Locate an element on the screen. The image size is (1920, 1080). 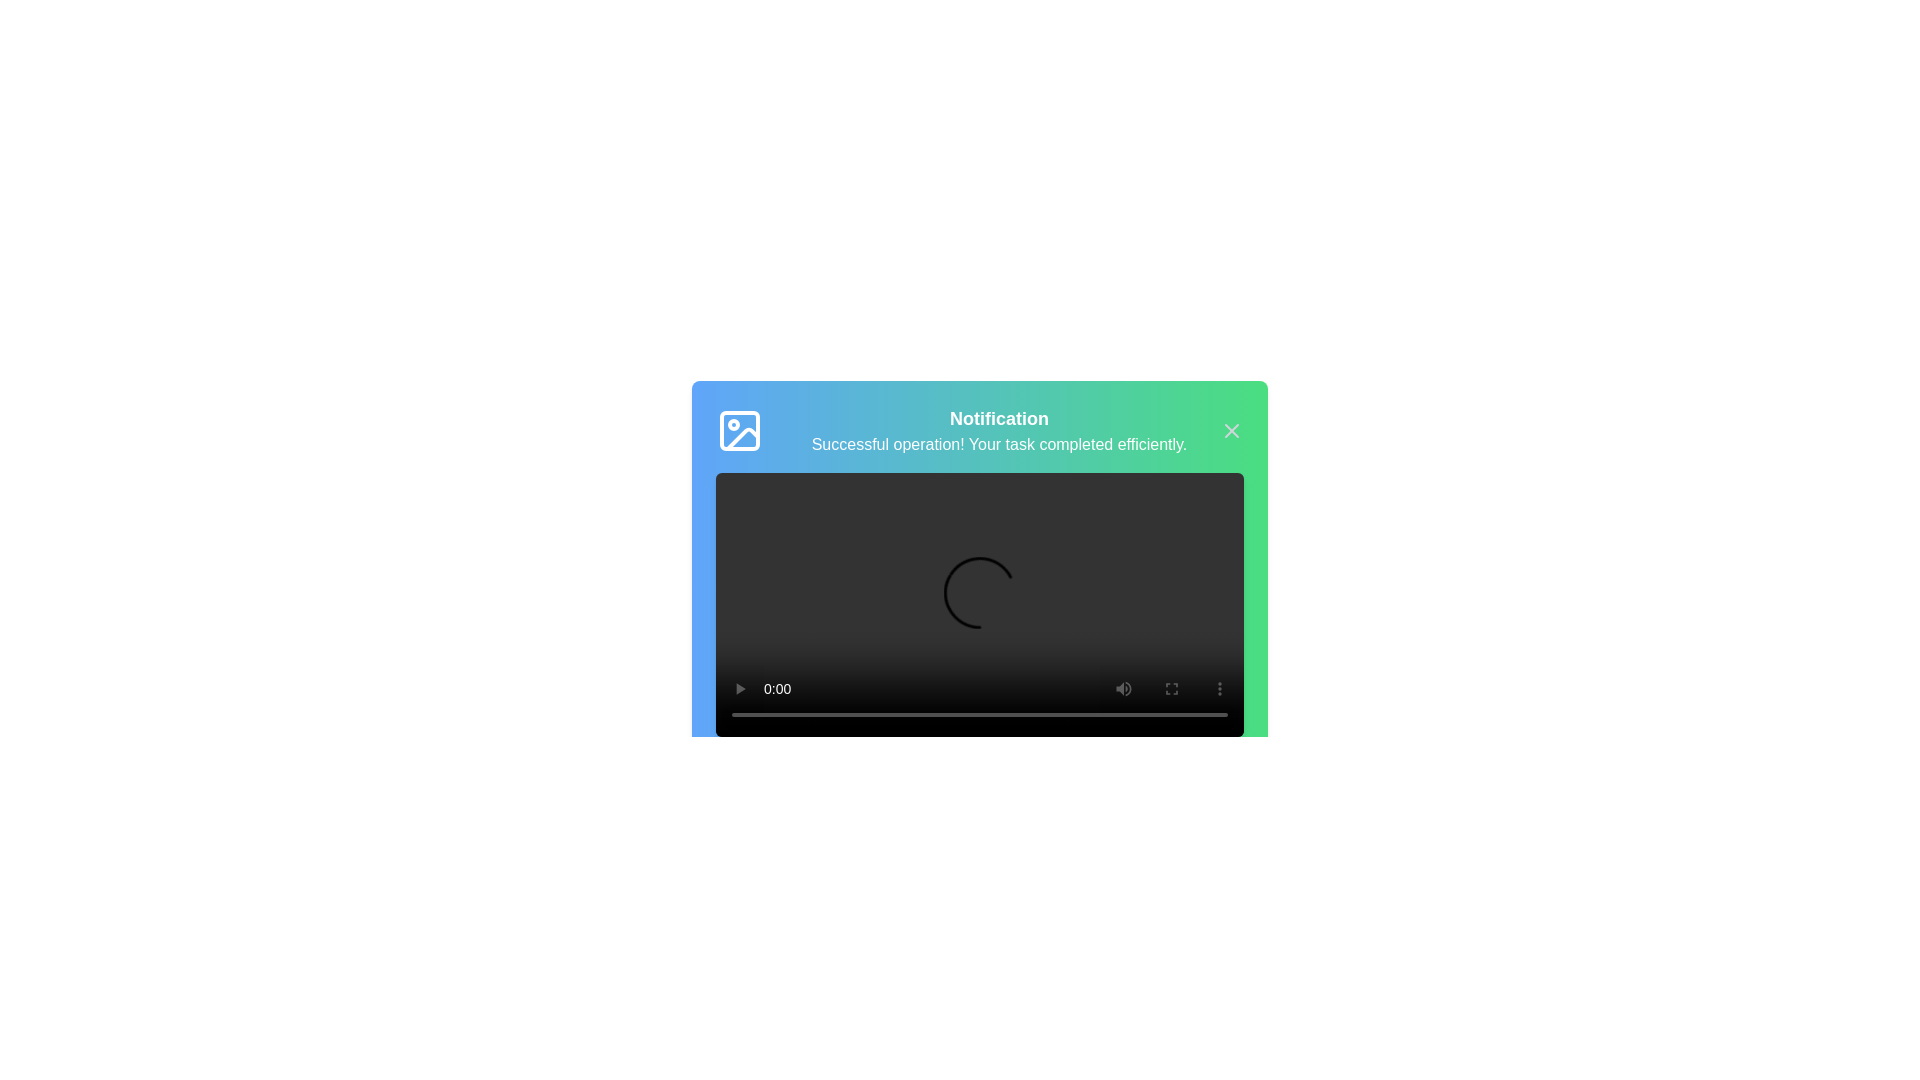
the close button located in the top-right corner of the alert is located at coordinates (1230, 430).